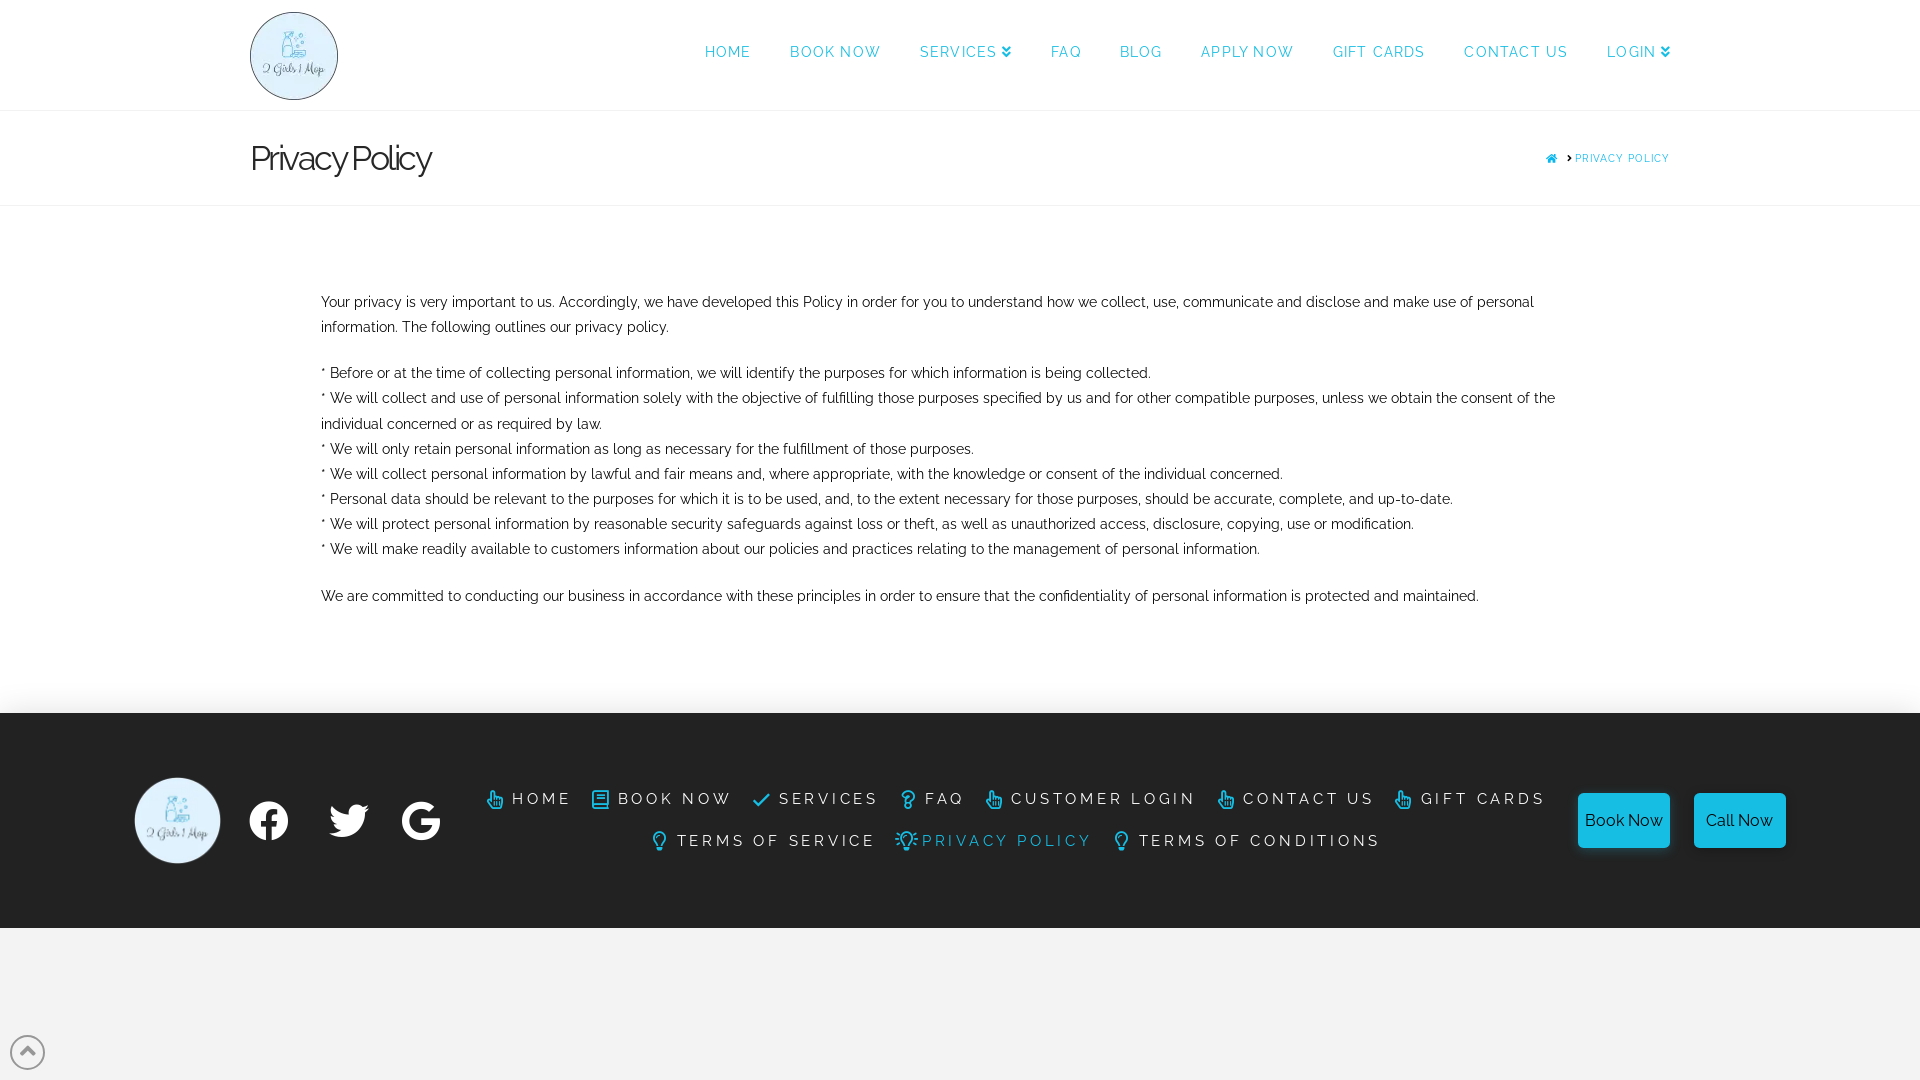 The image size is (1920, 1080). What do you see at coordinates (1246, 53) in the screenshot?
I see `'APPLY NOW'` at bounding box center [1246, 53].